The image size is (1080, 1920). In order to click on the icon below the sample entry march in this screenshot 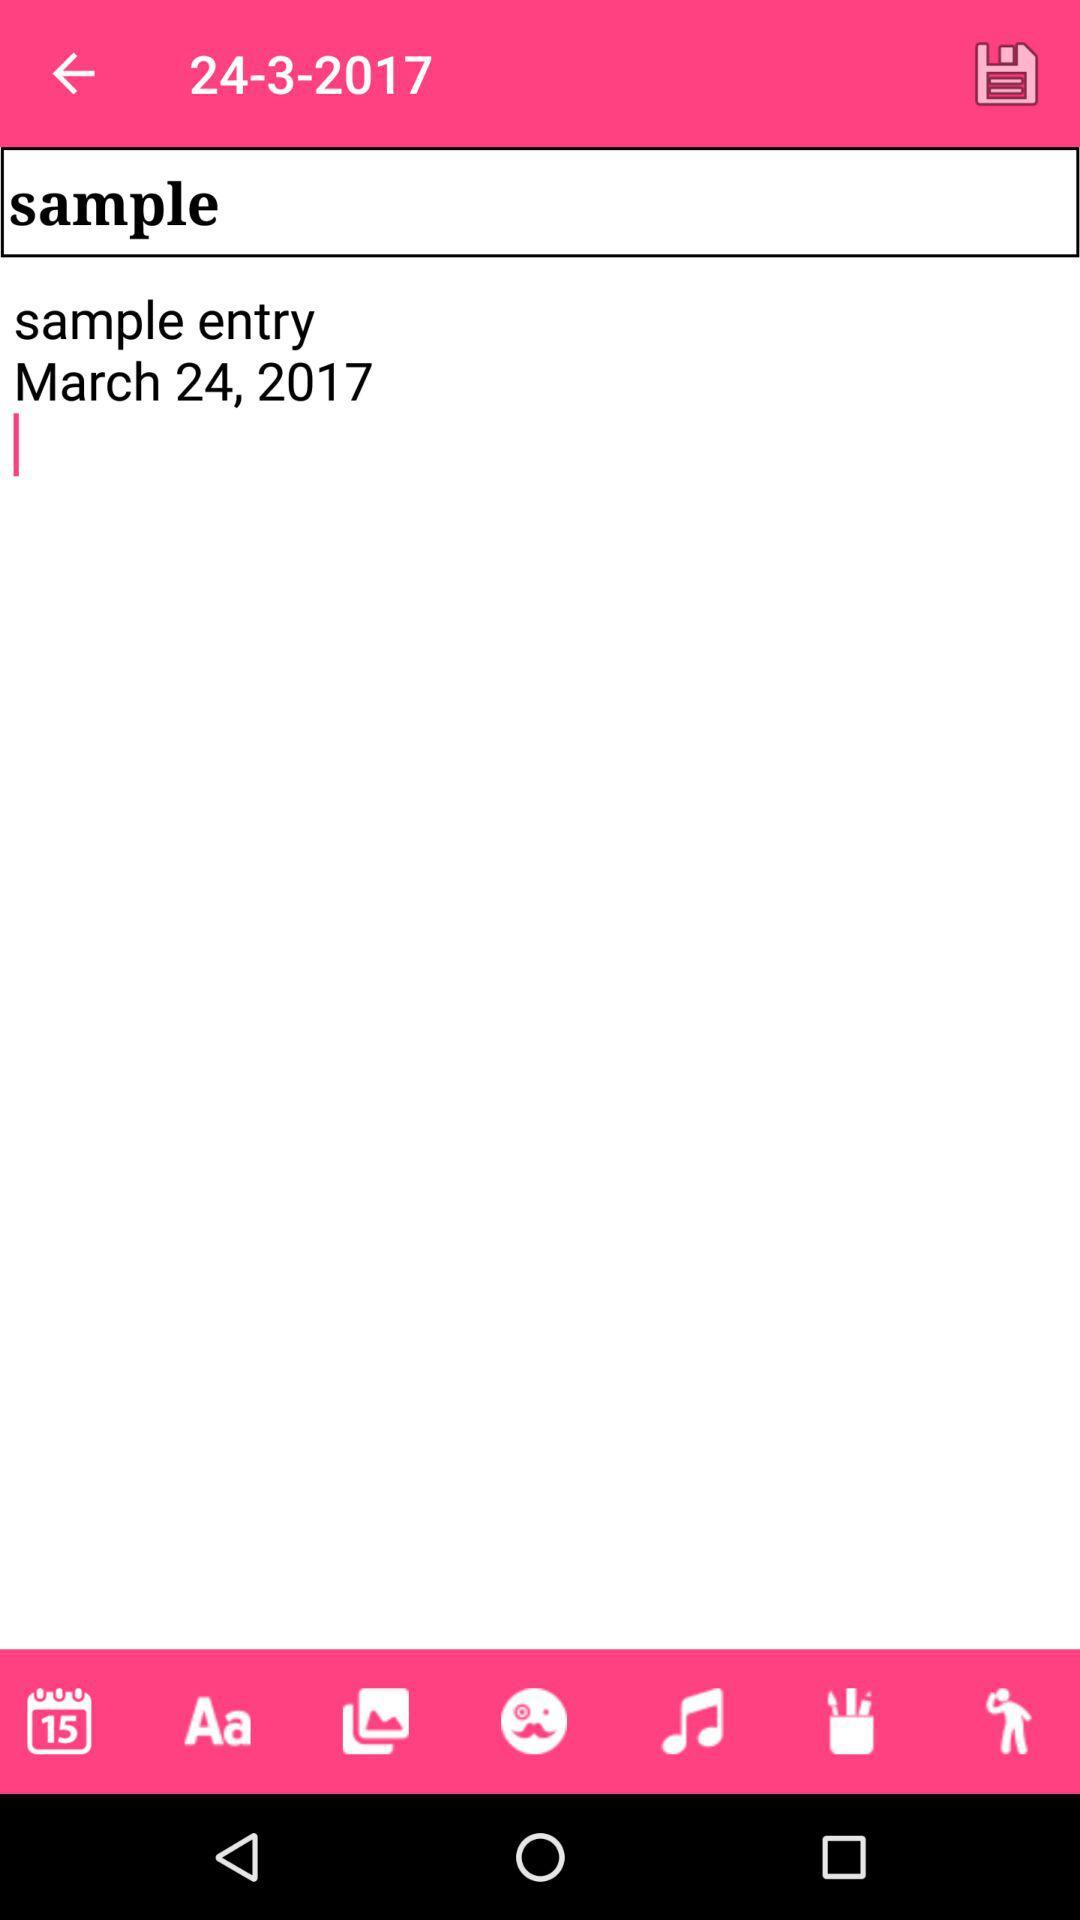, I will do `click(58, 1720)`.